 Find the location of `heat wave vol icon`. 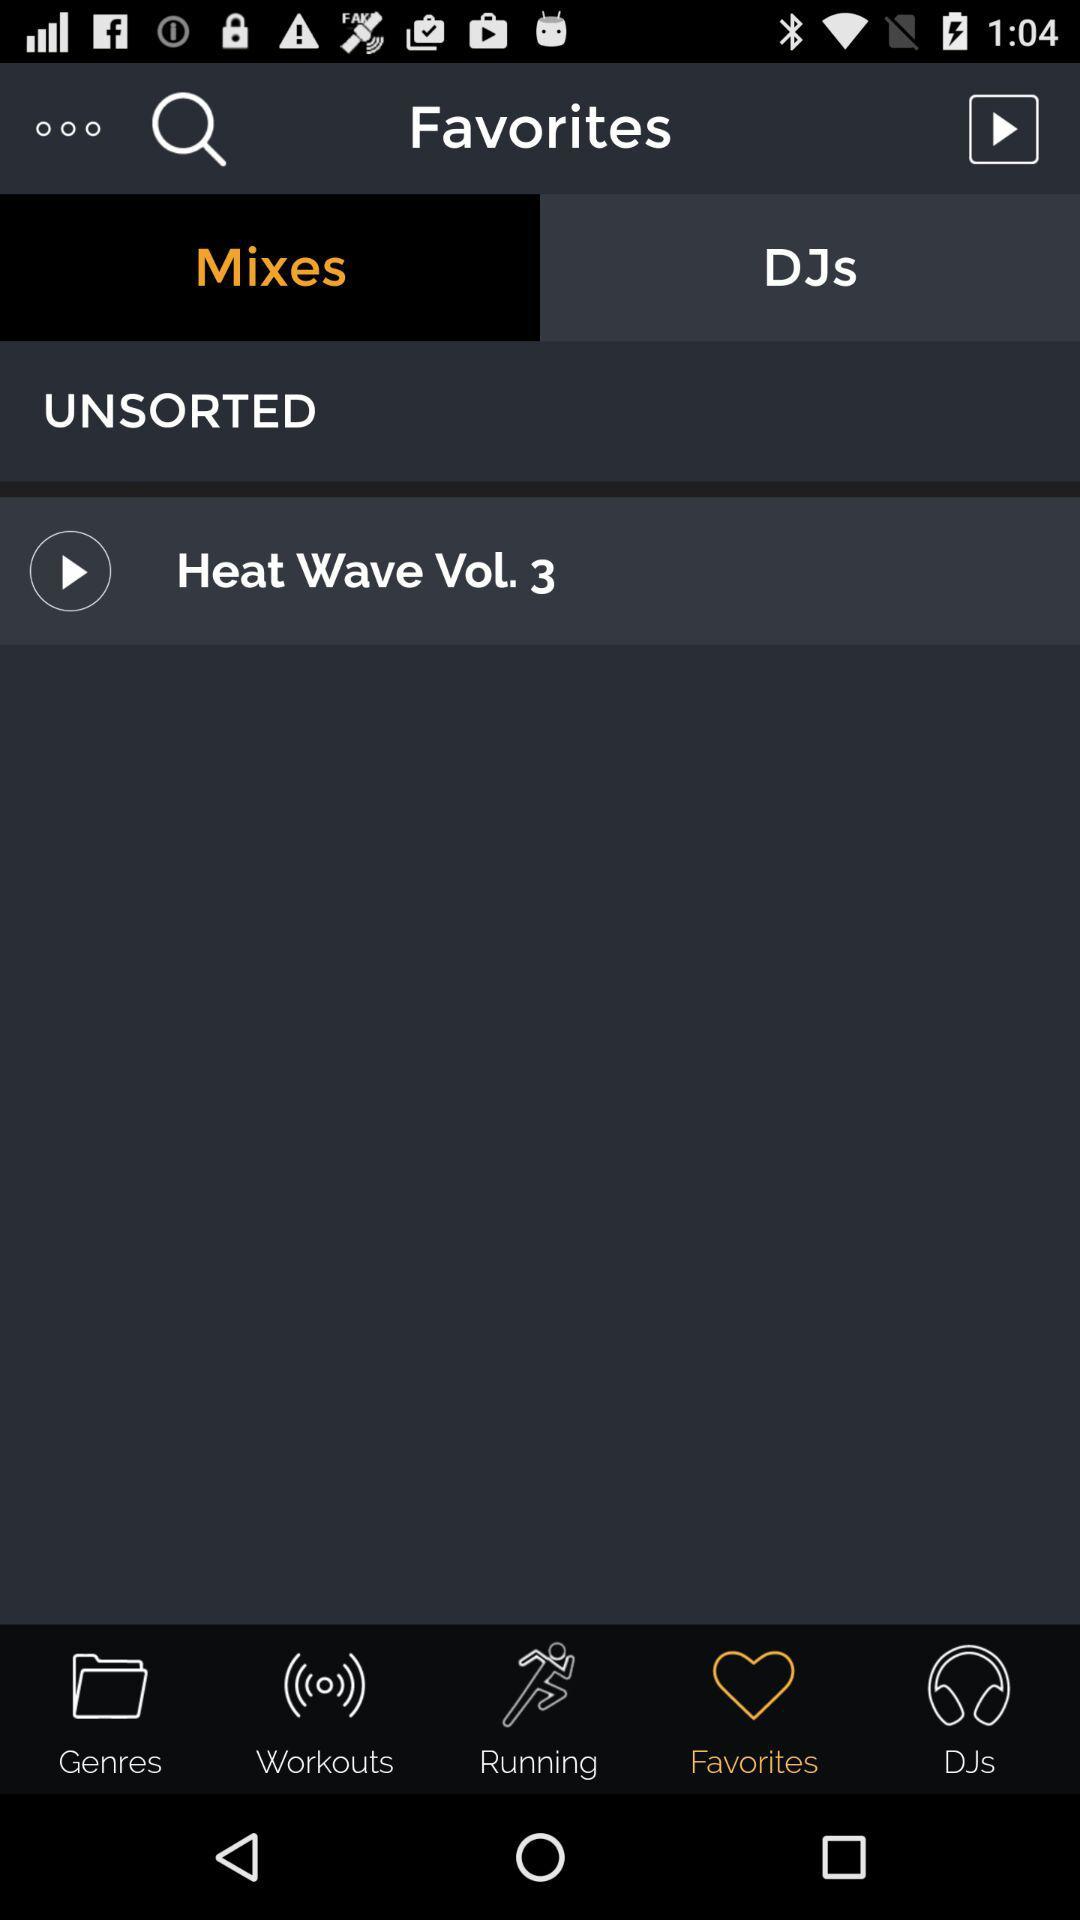

heat wave vol icon is located at coordinates (604, 569).